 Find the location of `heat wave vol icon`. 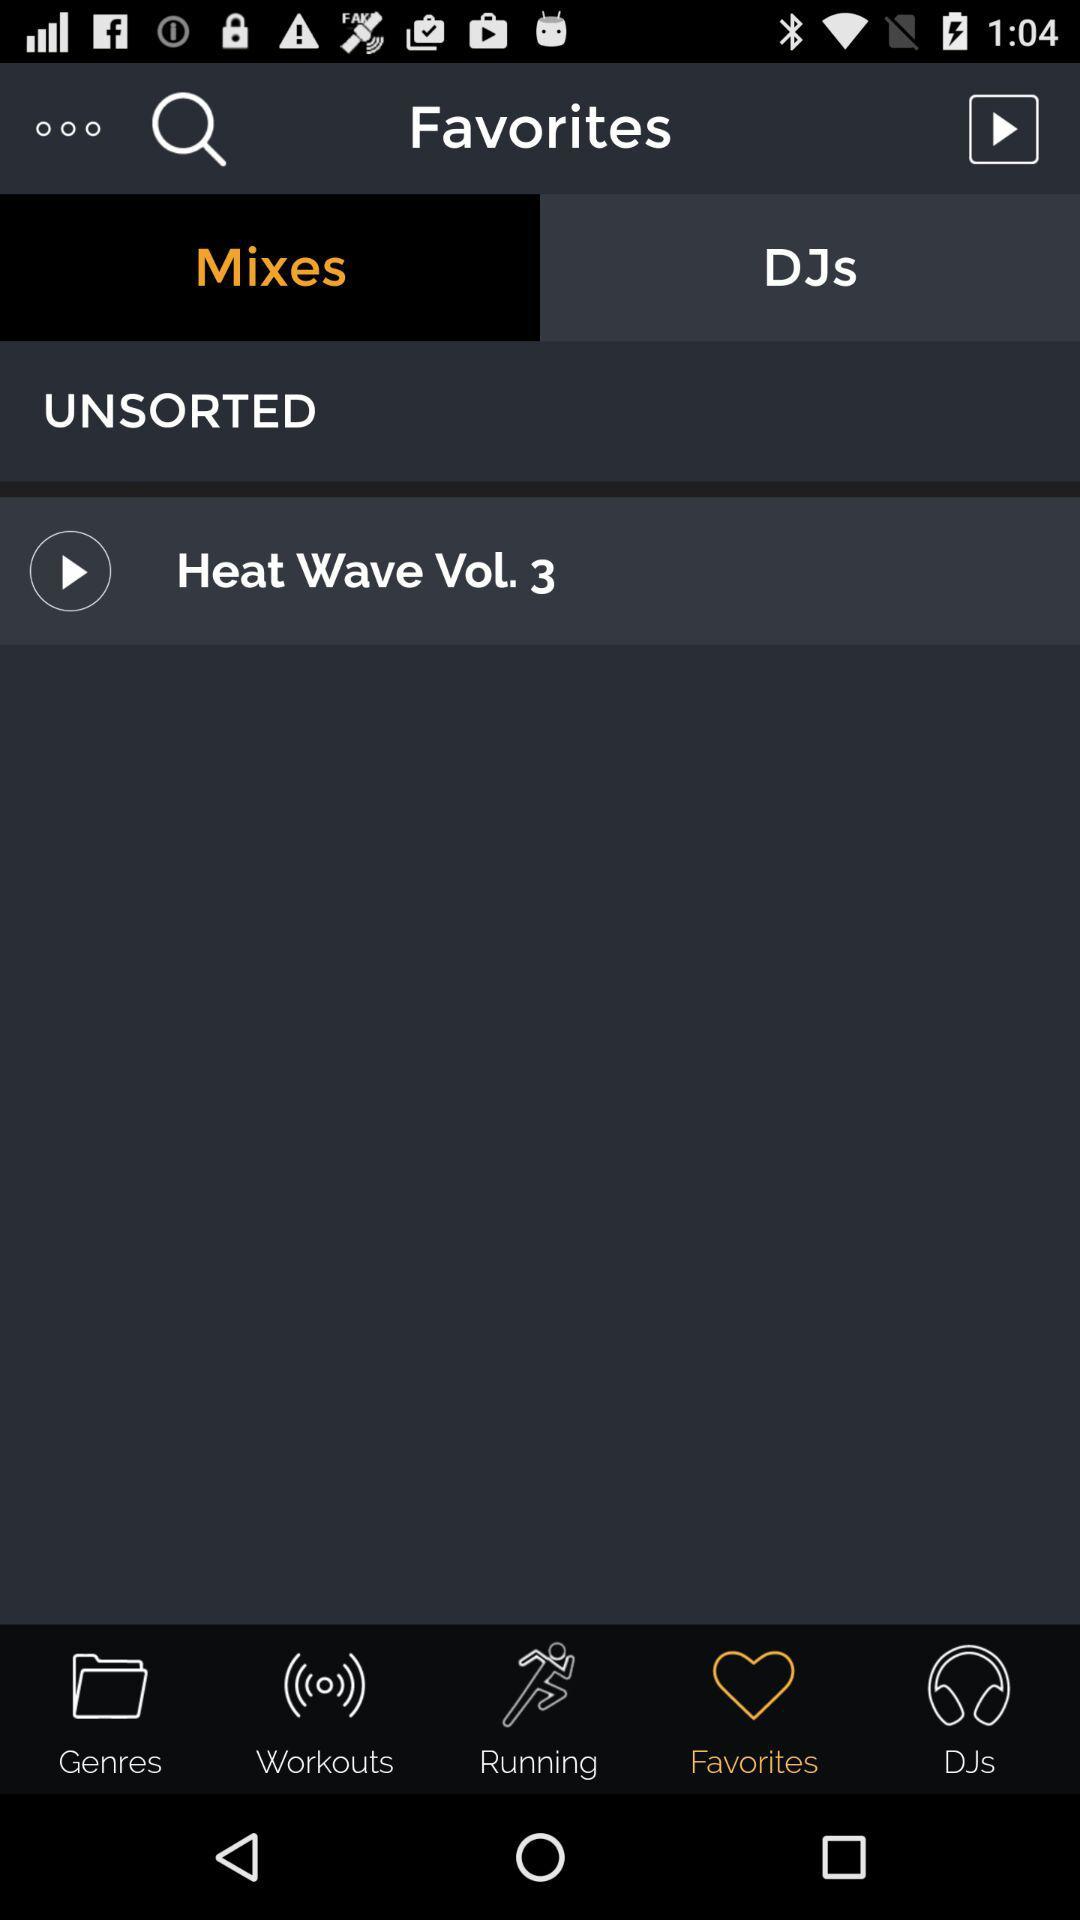

heat wave vol icon is located at coordinates (604, 569).